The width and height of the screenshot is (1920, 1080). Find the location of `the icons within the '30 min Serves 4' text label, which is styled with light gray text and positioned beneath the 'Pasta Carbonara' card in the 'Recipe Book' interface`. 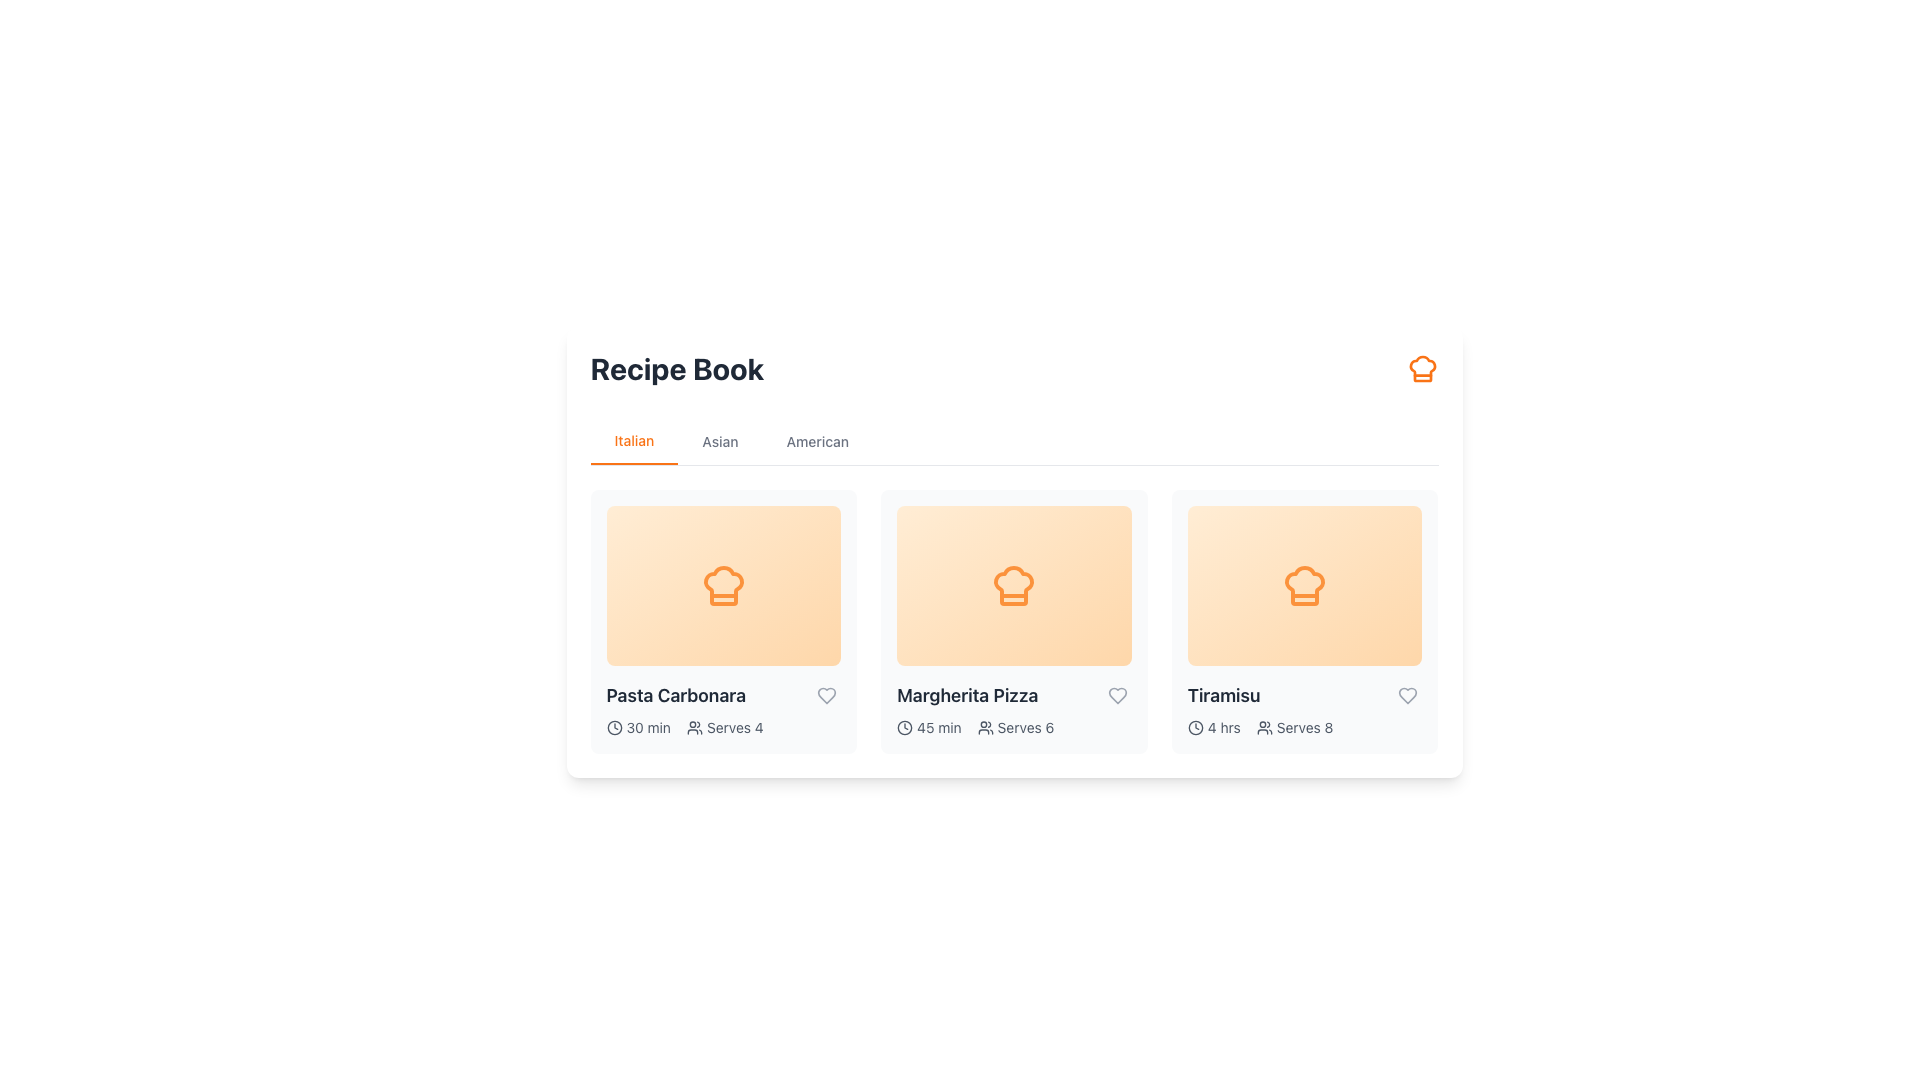

the icons within the '30 min Serves 4' text label, which is styled with light gray text and positioned beneath the 'Pasta Carbonara' card in the 'Recipe Book' interface is located at coordinates (722, 728).